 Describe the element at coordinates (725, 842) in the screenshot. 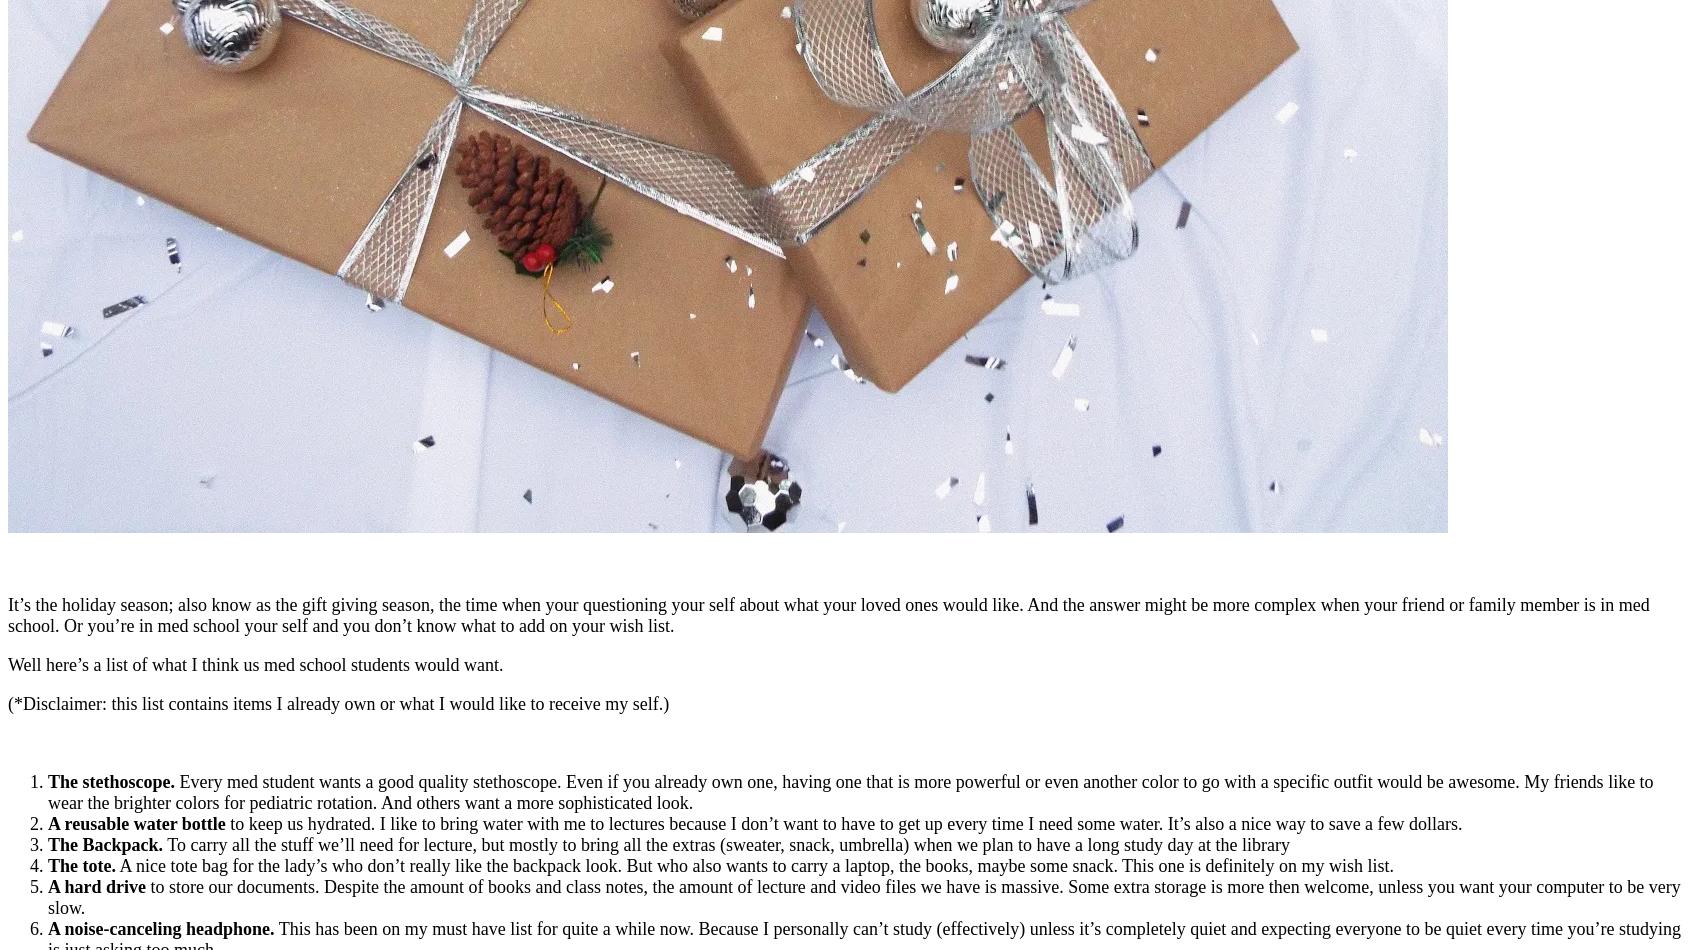

I see `'To carry all the stuff we’ll need for lecture, but mostly to bring all the extras (sweater, snack, umbrella) when we plan to have a long study day at the library'` at that location.